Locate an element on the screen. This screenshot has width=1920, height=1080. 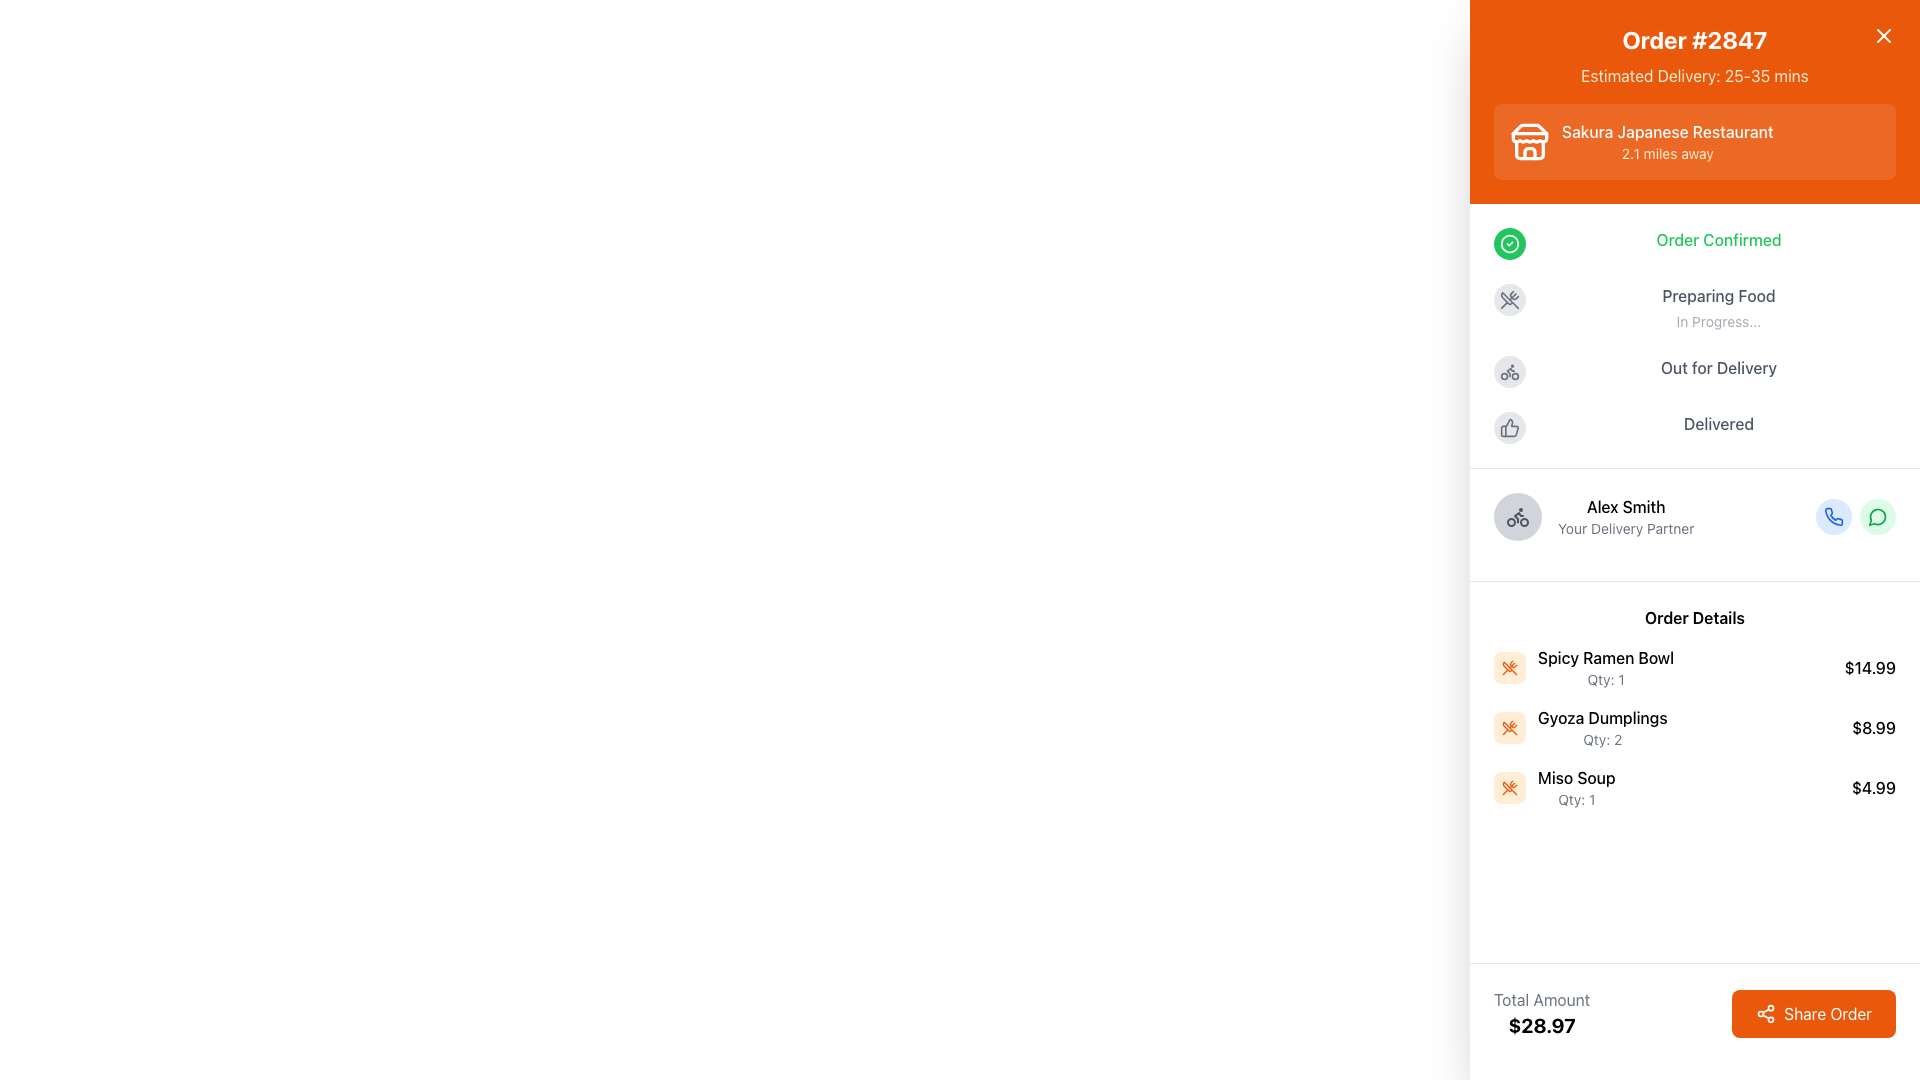
informational label displaying the proximity of the restaurant located beneath the bolded text 'Sakura Japanese Restaurant' in the upper section of the right sidebar is located at coordinates (1667, 153).